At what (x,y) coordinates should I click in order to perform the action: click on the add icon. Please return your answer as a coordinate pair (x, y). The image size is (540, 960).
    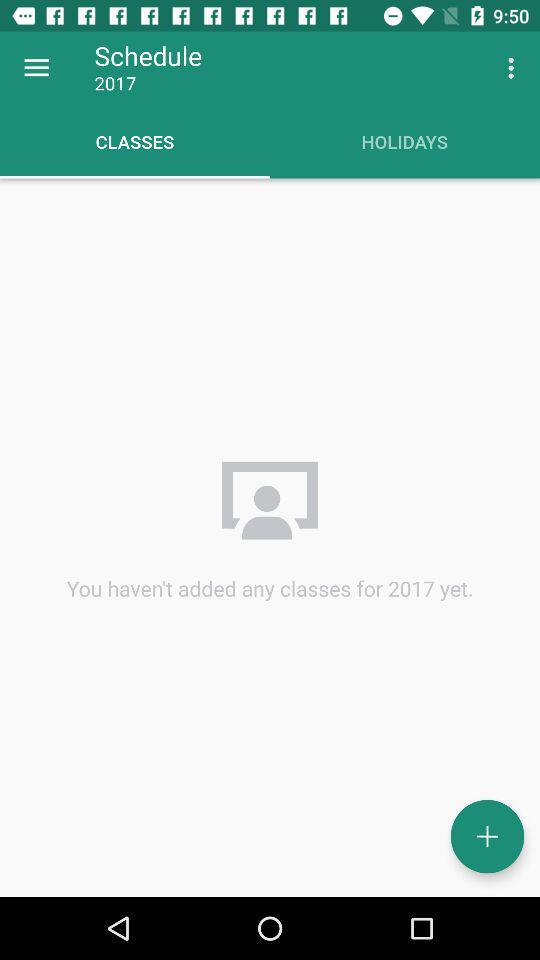
    Looking at the image, I should click on (486, 836).